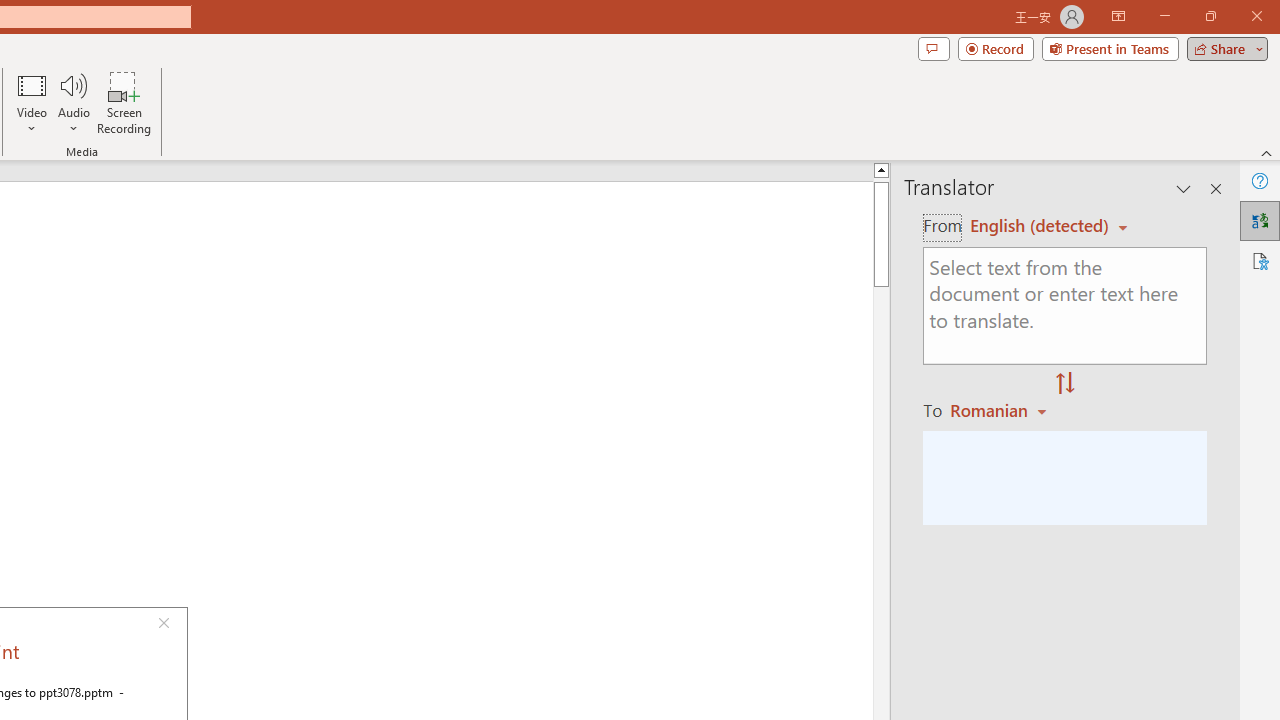 This screenshot has height=720, width=1280. What do you see at coordinates (1001, 409) in the screenshot?
I see `'Romanian'` at bounding box center [1001, 409].